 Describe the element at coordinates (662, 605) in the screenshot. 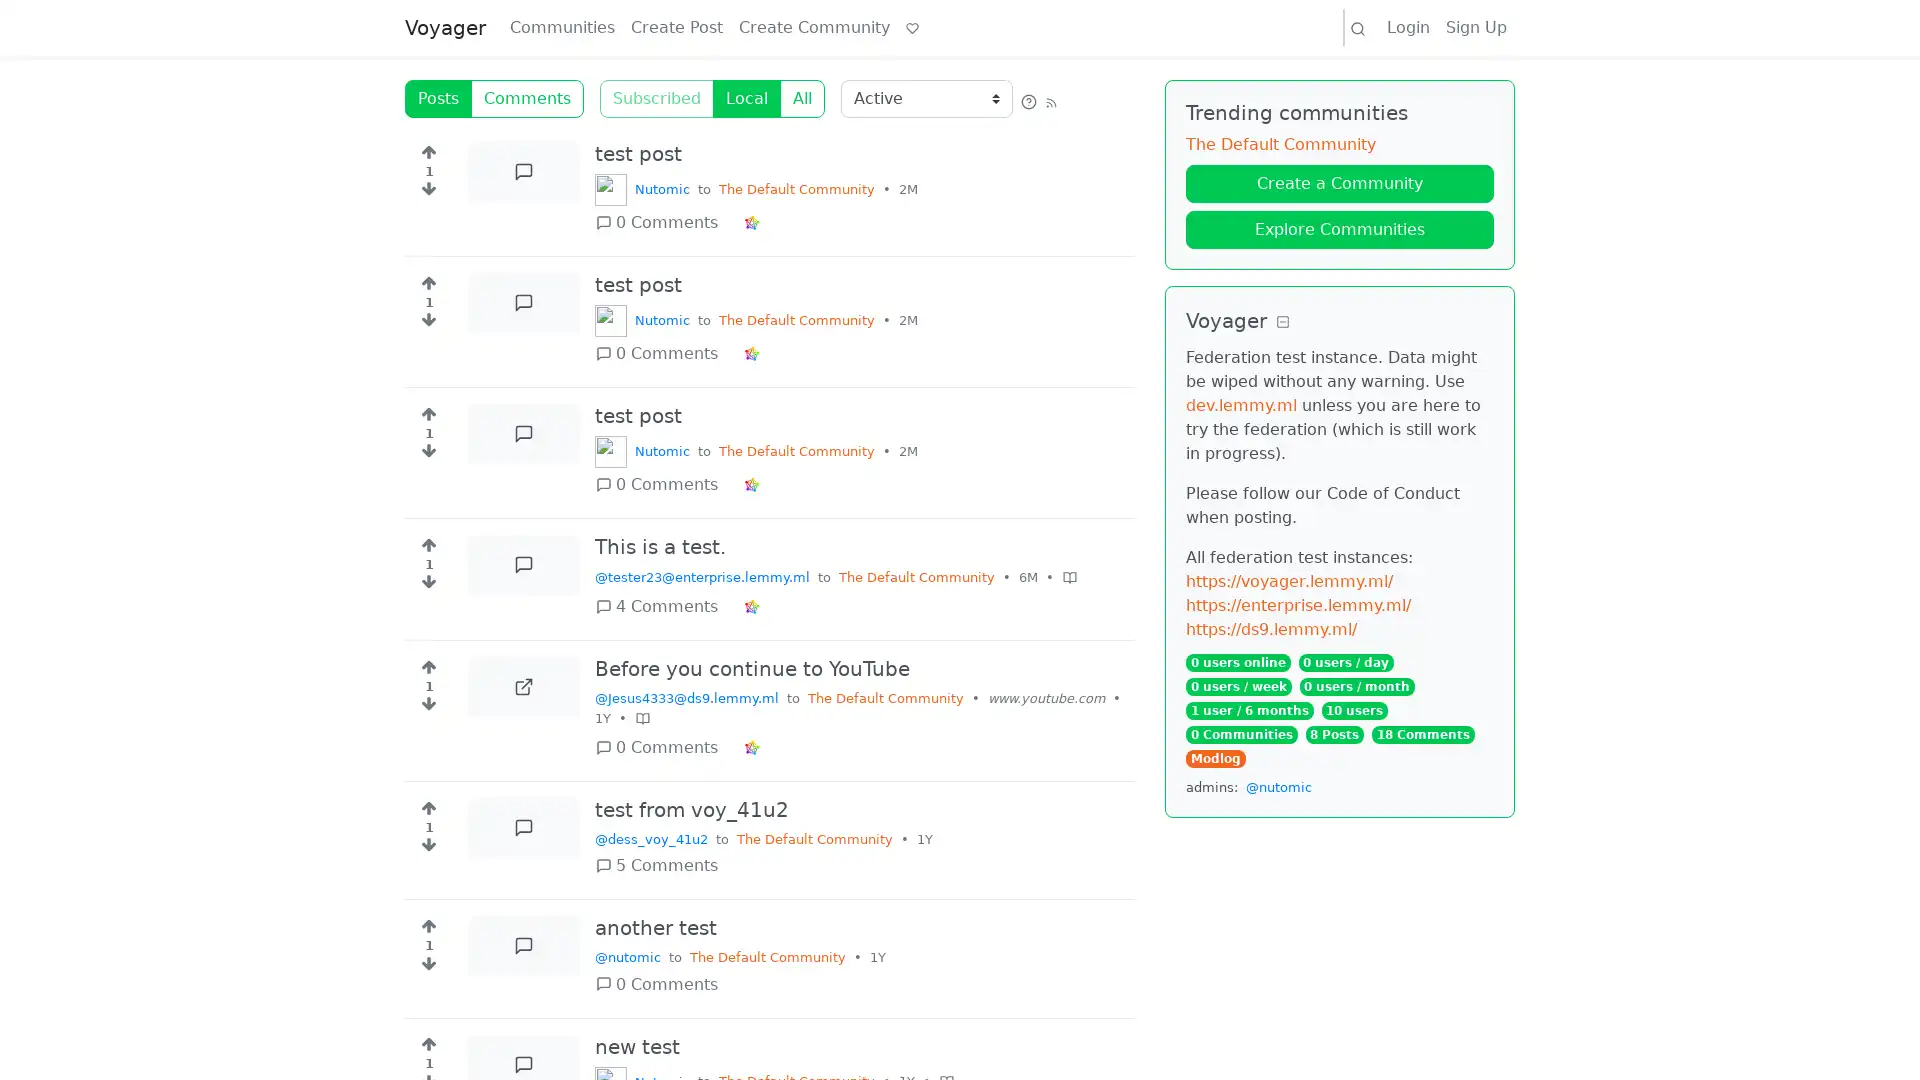

I see `4 Comments` at that location.